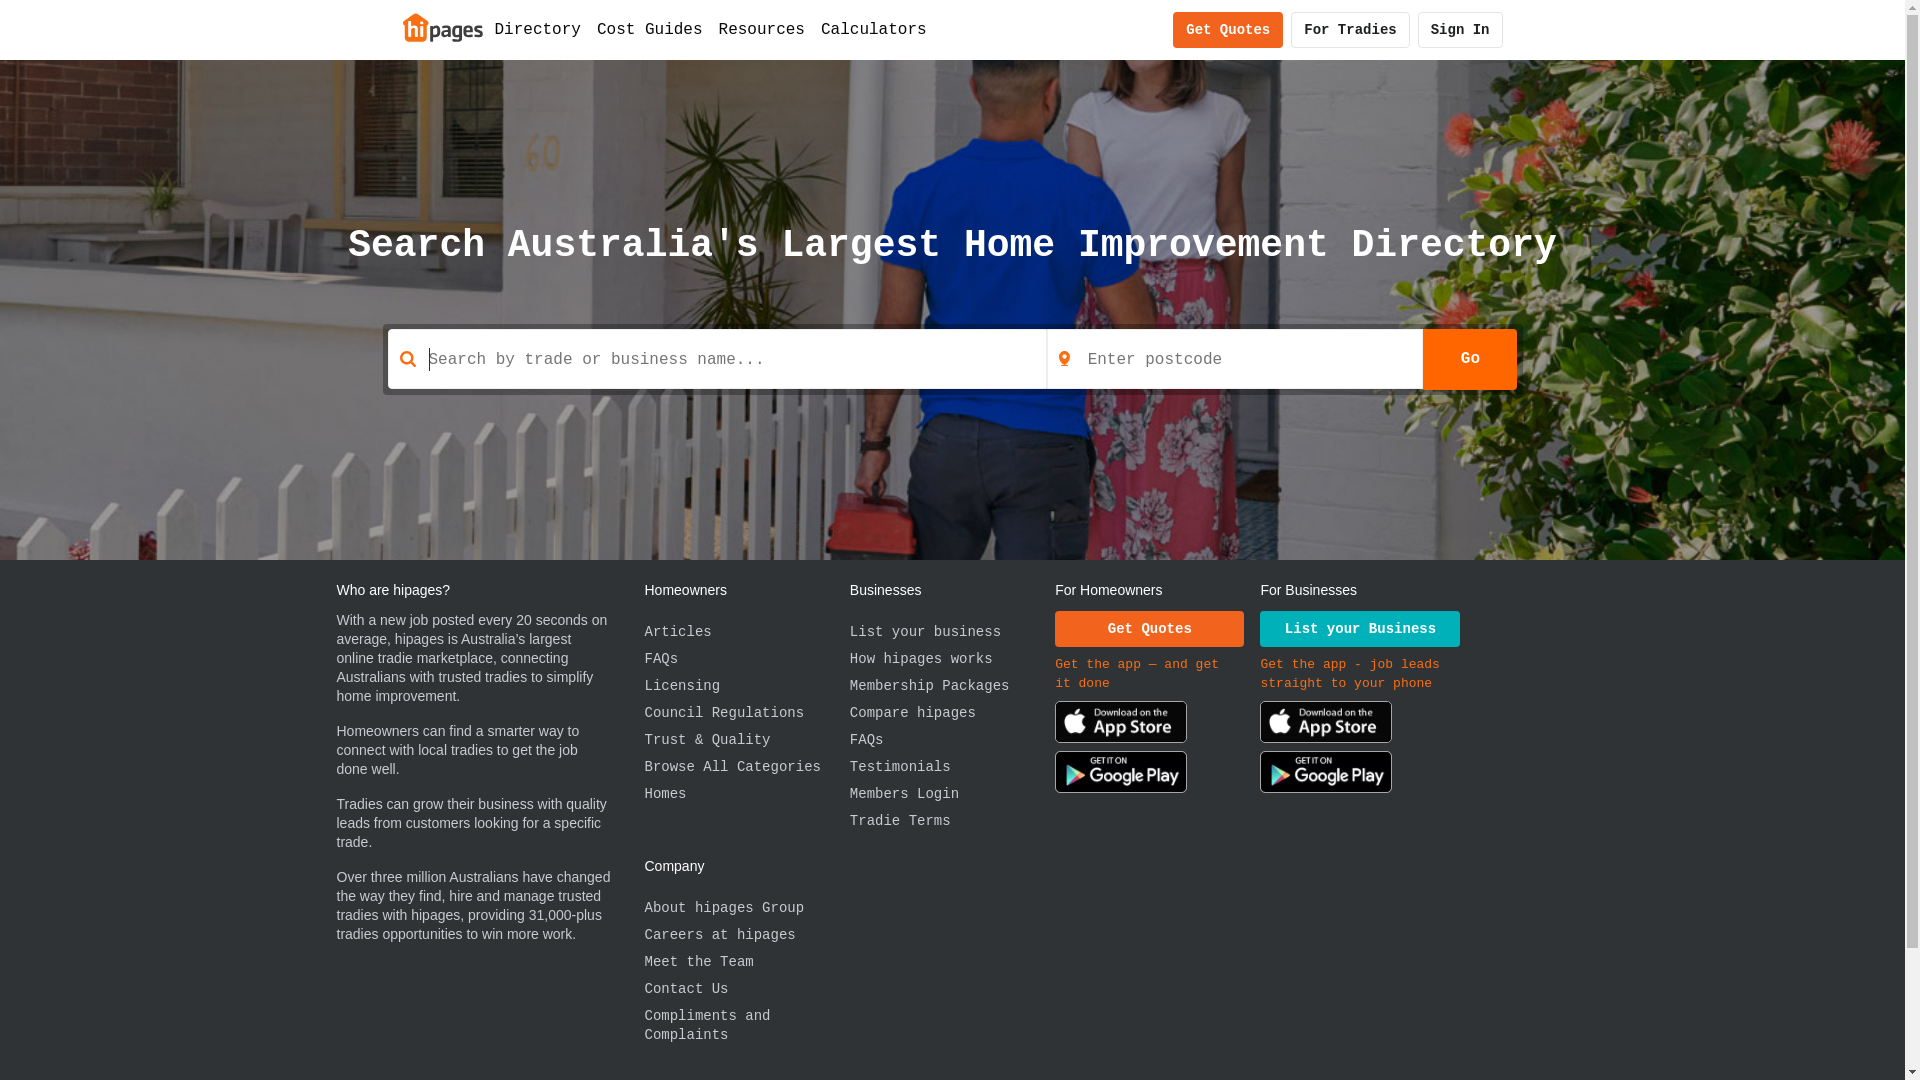  Describe the element at coordinates (537, 30) in the screenshot. I see `'Directory'` at that location.